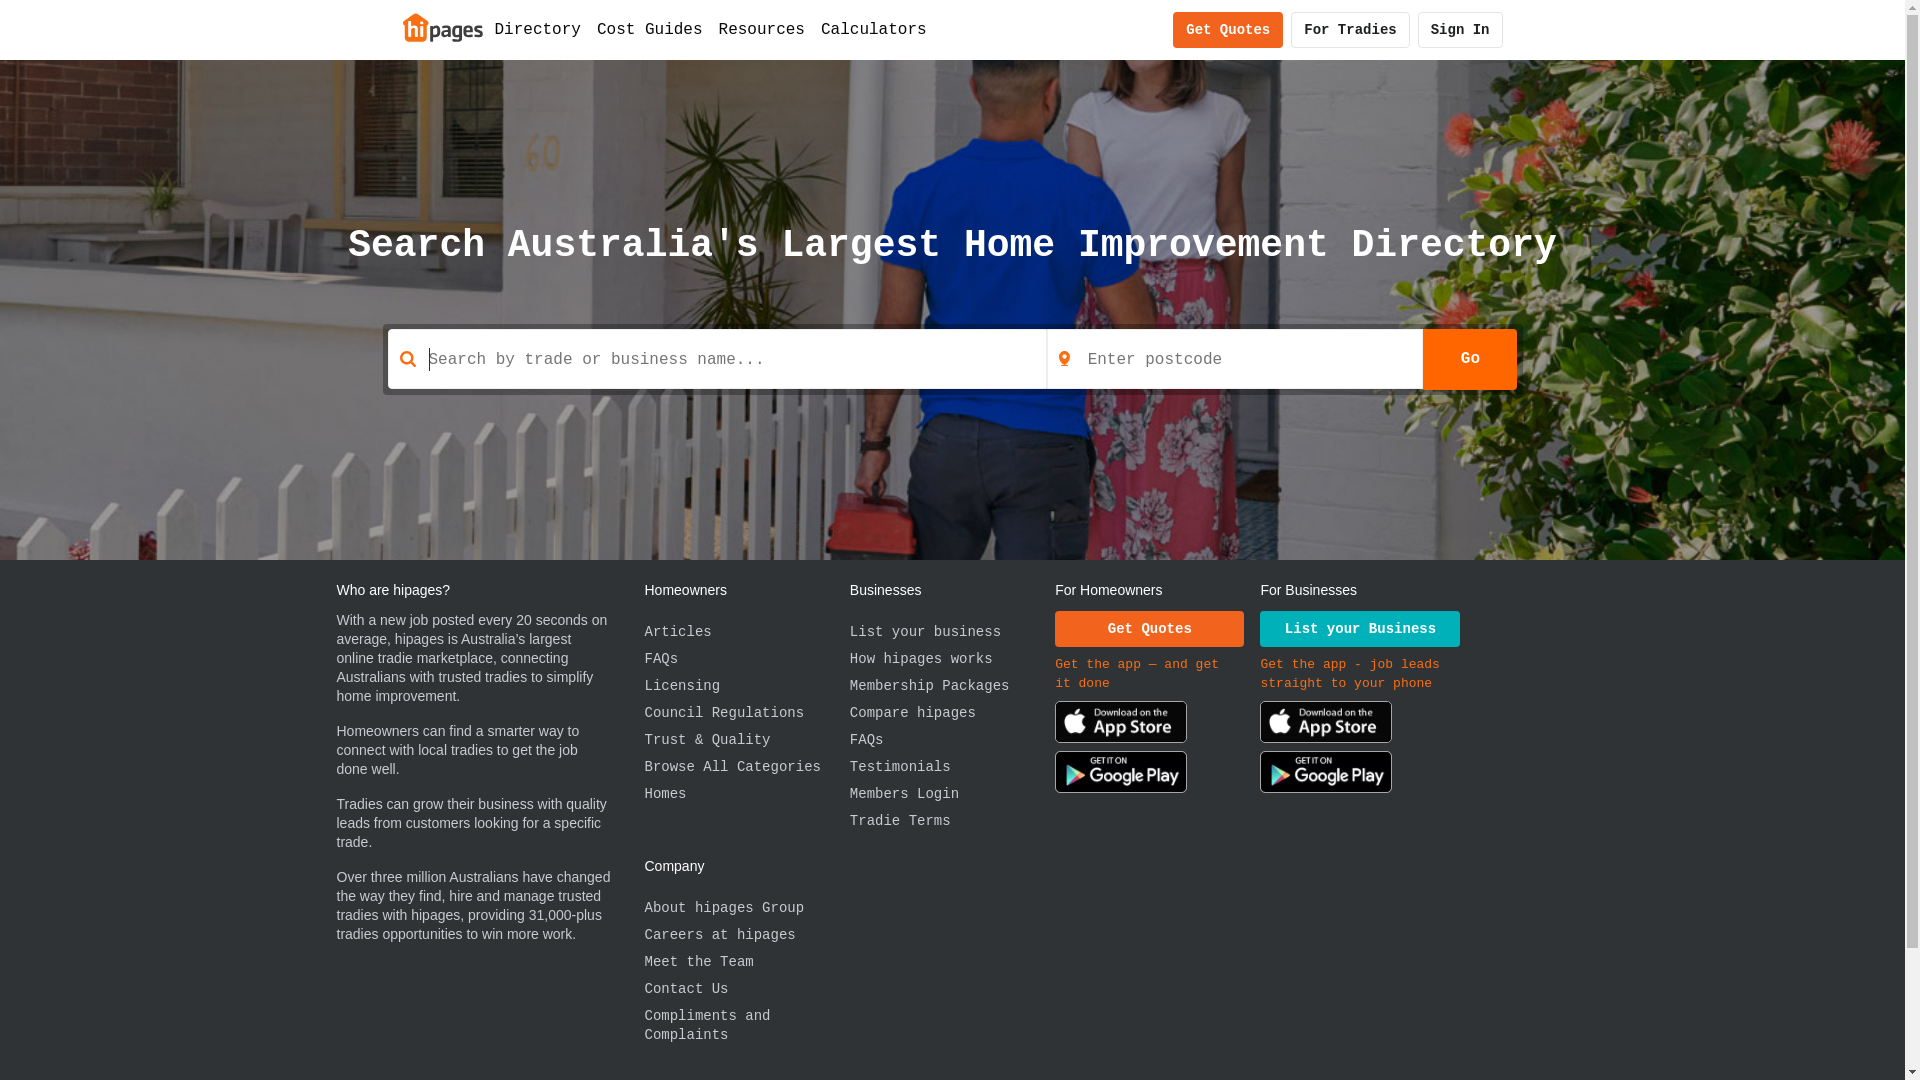  Describe the element at coordinates (537, 30) in the screenshot. I see `'Directory'` at that location.